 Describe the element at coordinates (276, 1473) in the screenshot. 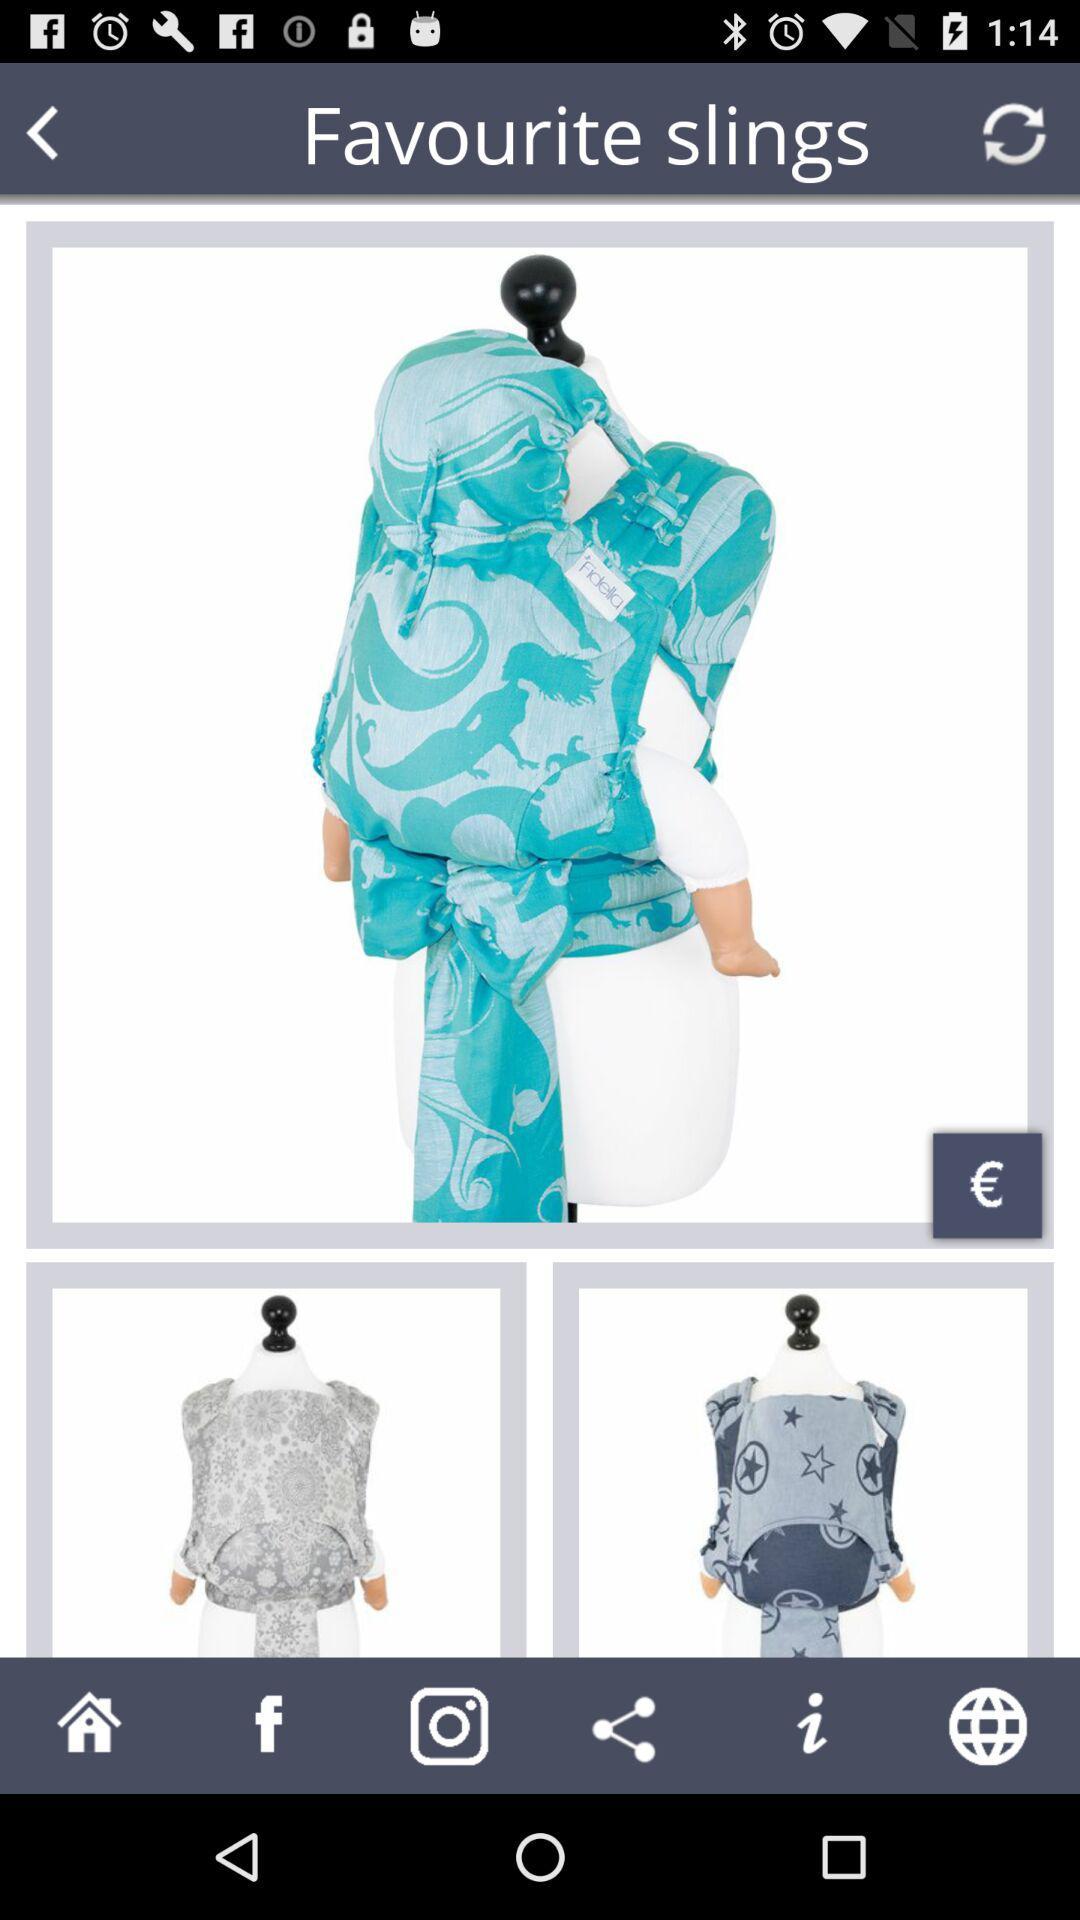

I see `the item` at that location.